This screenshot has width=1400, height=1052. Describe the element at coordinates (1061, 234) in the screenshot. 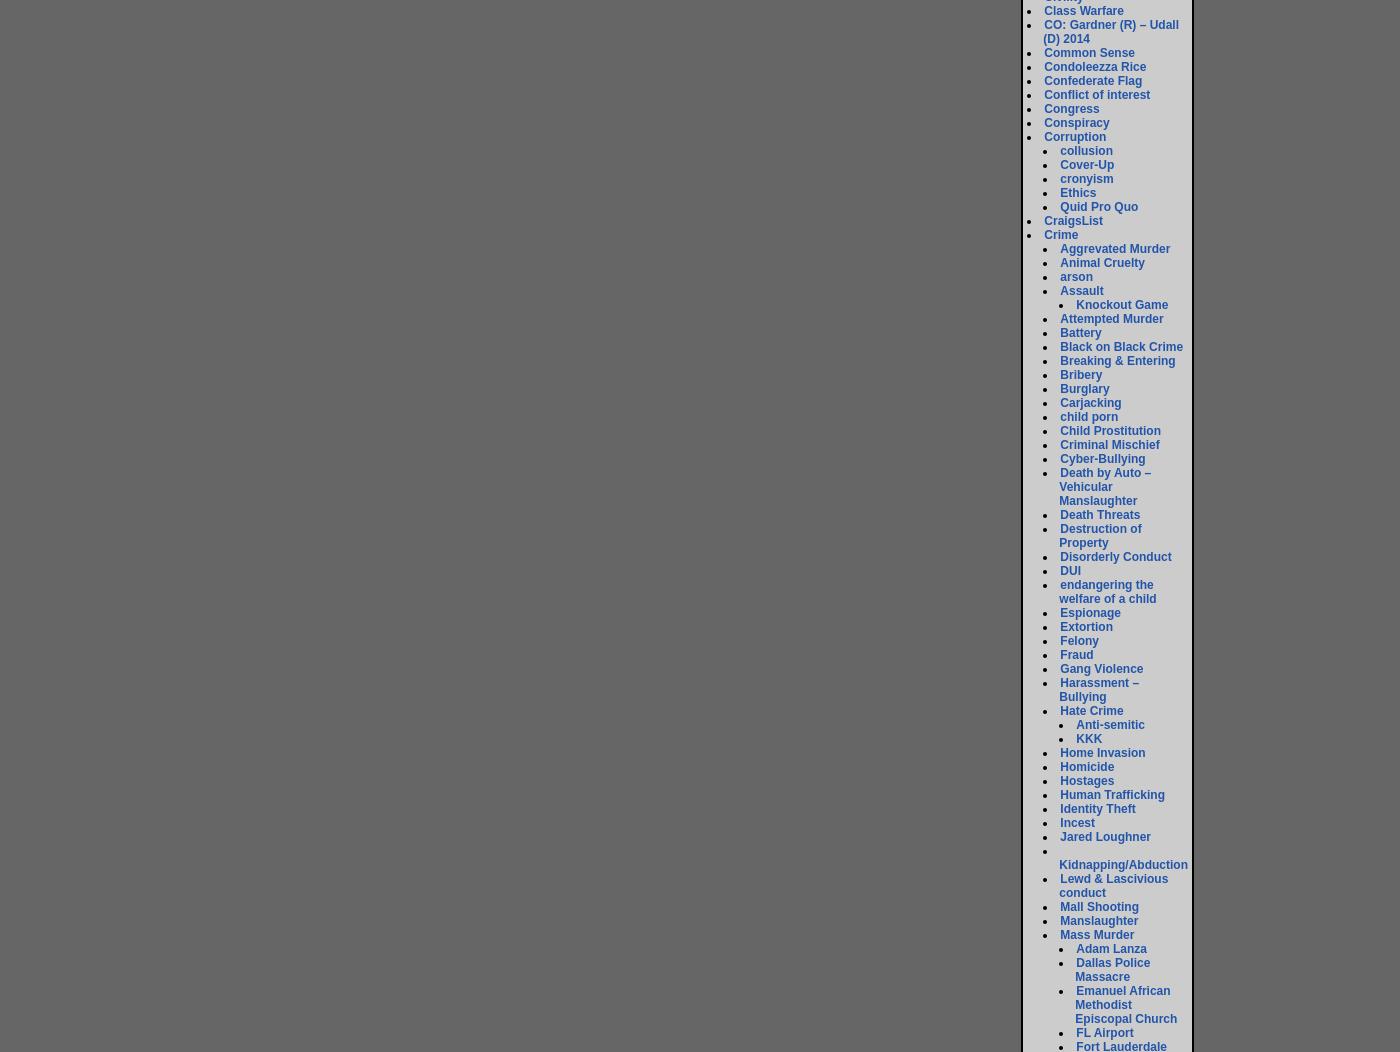

I see `'Crime'` at that location.